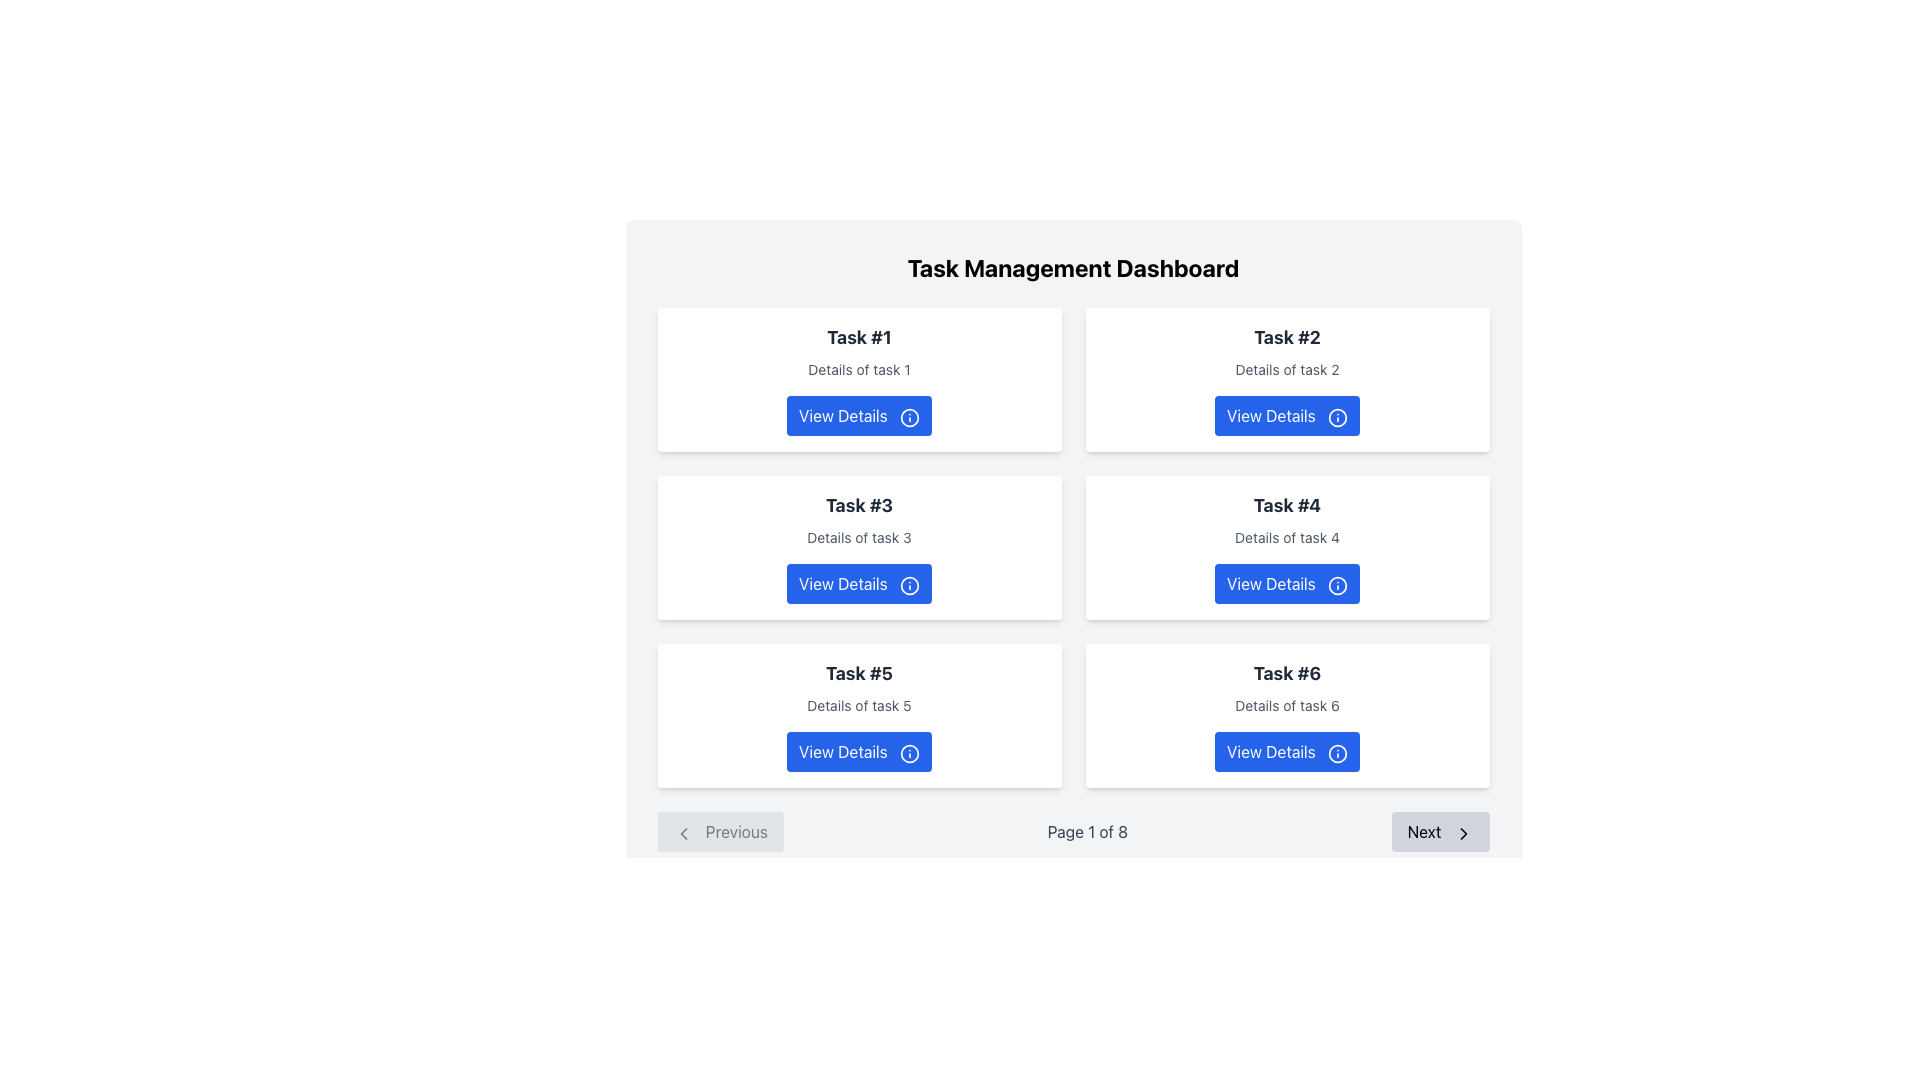  Describe the element at coordinates (859, 704) in the screenshot. I see `the text element styled in gray that reads 'Details of task 5', located below the 'Task #5' heading and above the 'View Details' button` at that location.